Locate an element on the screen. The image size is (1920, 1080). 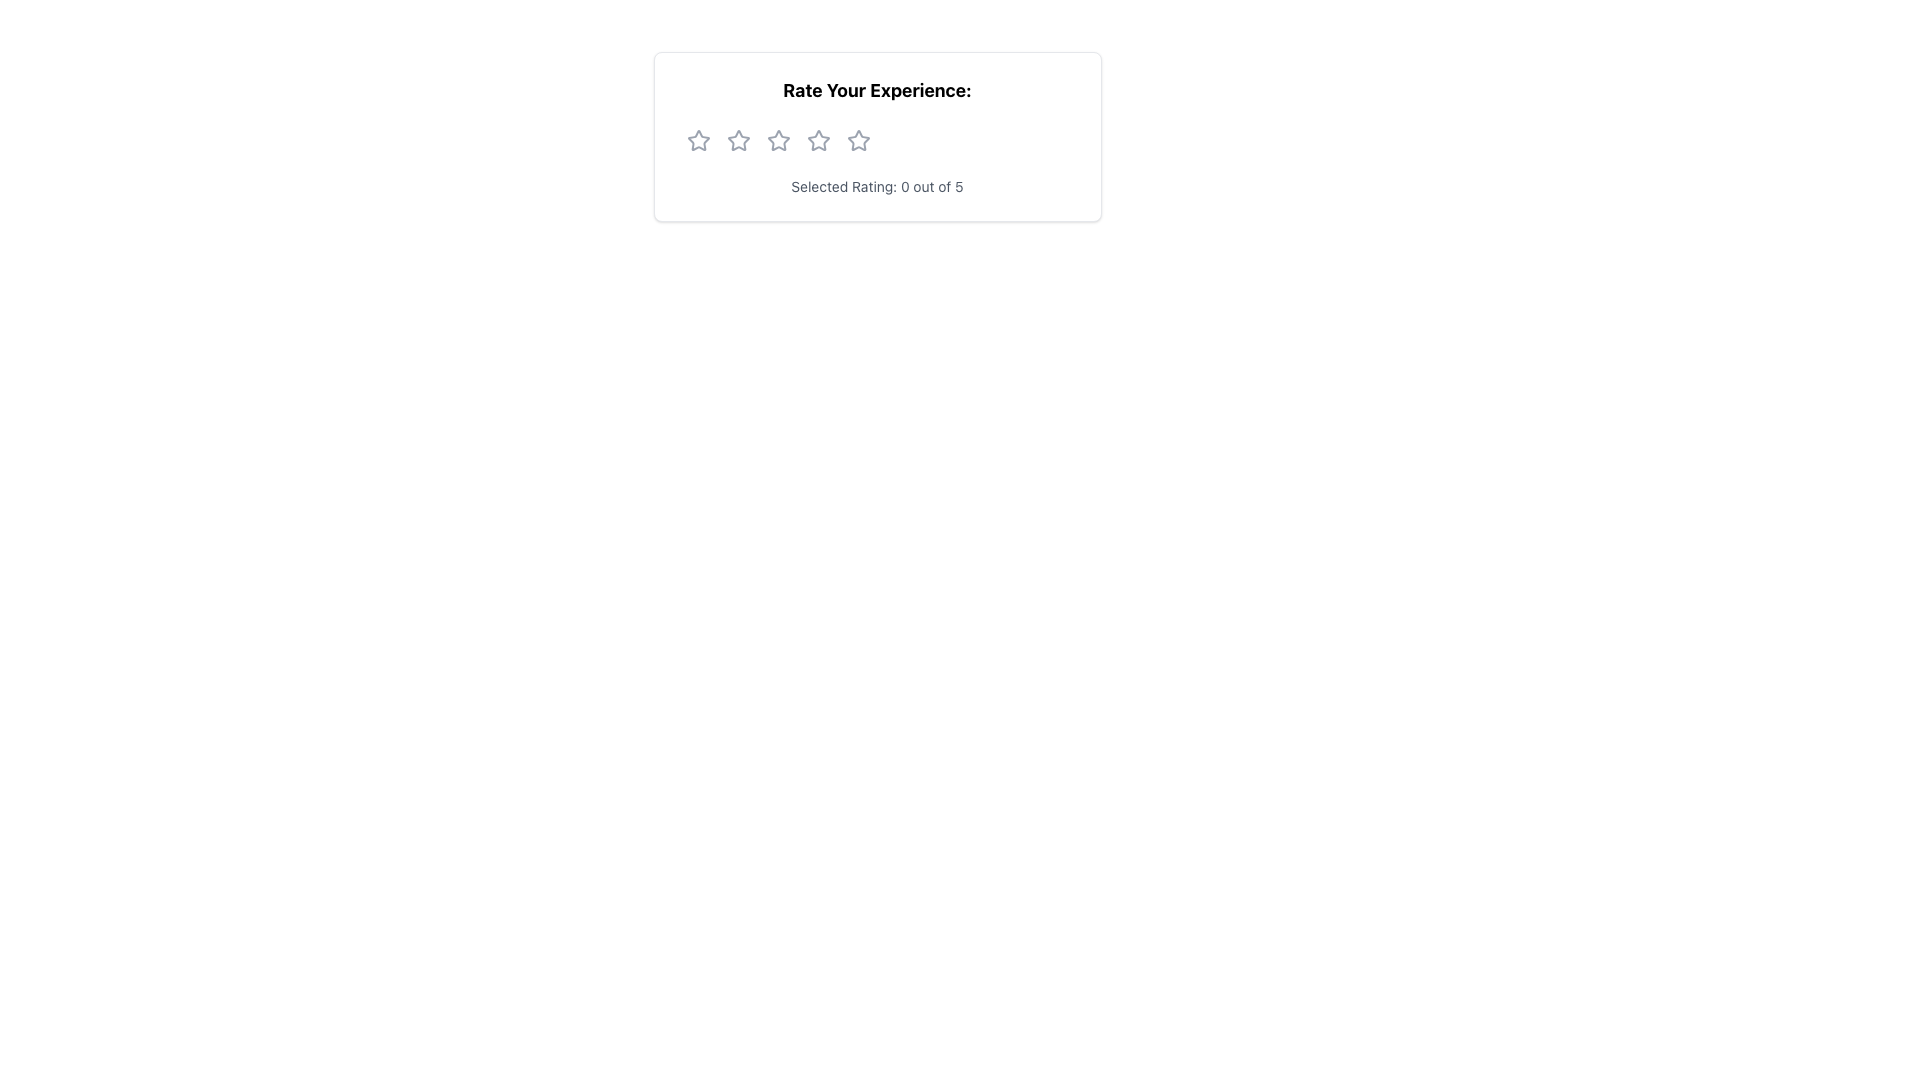
the fourth star in the star rating widget to assign a rating is located at coordinates (858, 140).